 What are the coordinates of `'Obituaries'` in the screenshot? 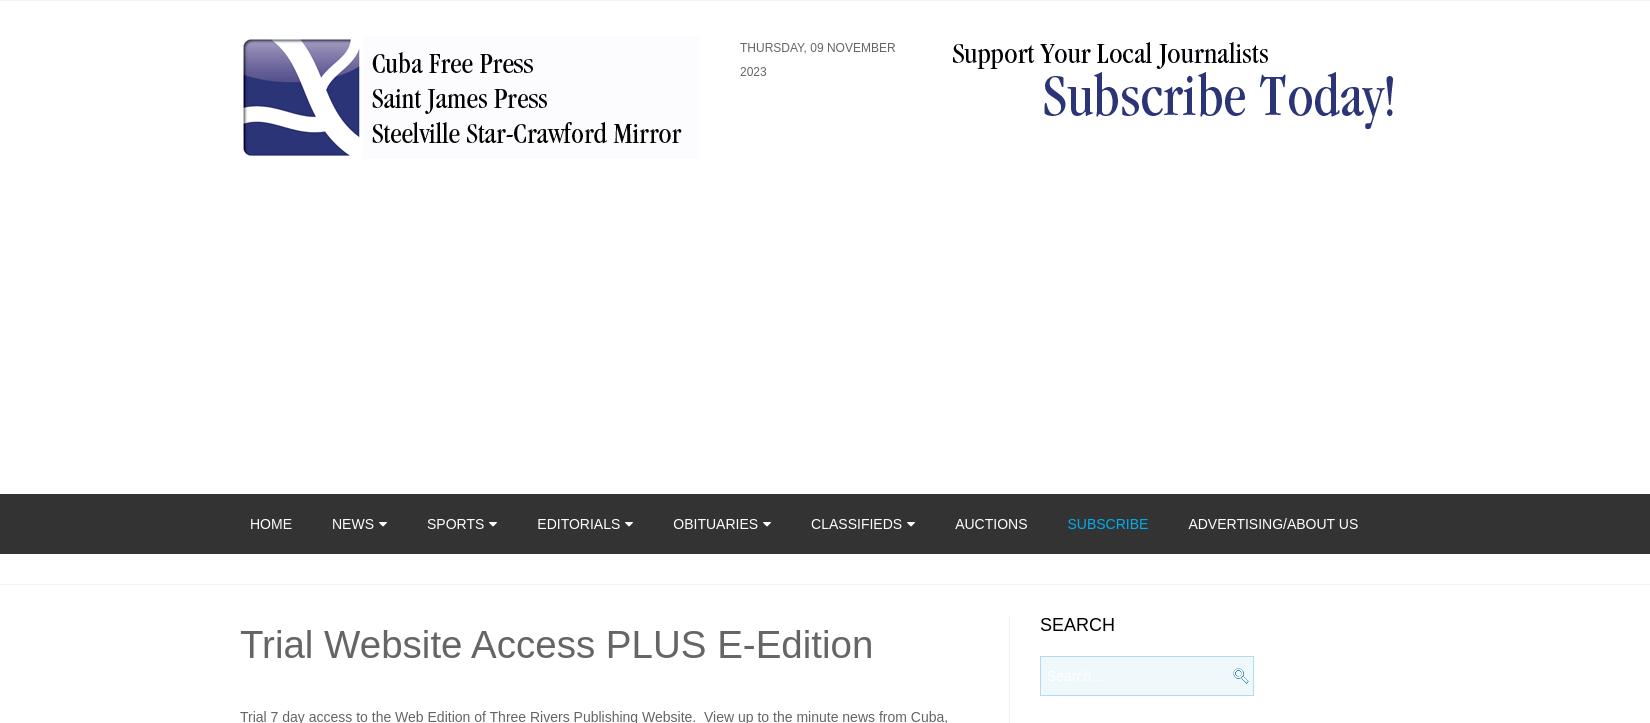 It's located at (672, 523).